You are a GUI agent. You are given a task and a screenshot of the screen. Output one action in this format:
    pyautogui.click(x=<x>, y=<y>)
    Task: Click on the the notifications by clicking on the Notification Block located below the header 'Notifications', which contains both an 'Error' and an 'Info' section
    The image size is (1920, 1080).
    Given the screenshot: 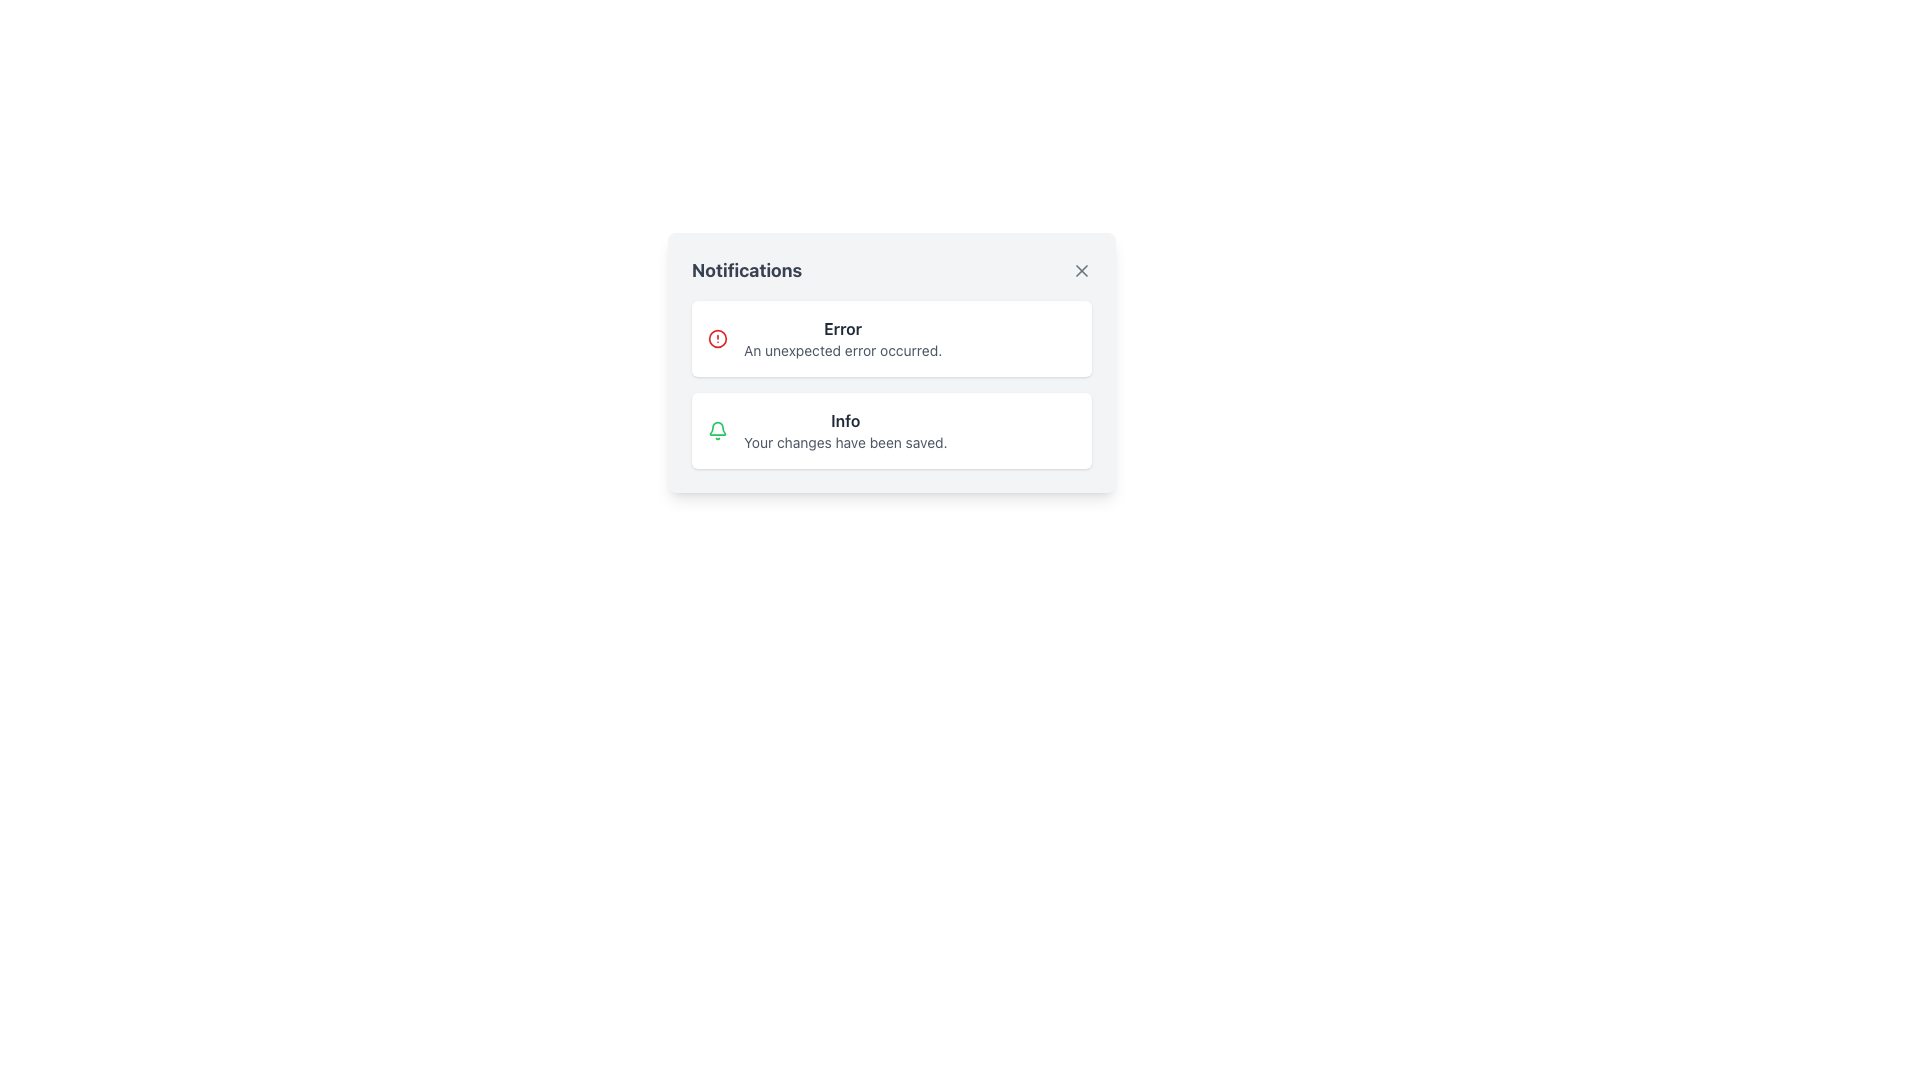 What is the action you would take?
    pyautogui.click(x=891, y=385)
    